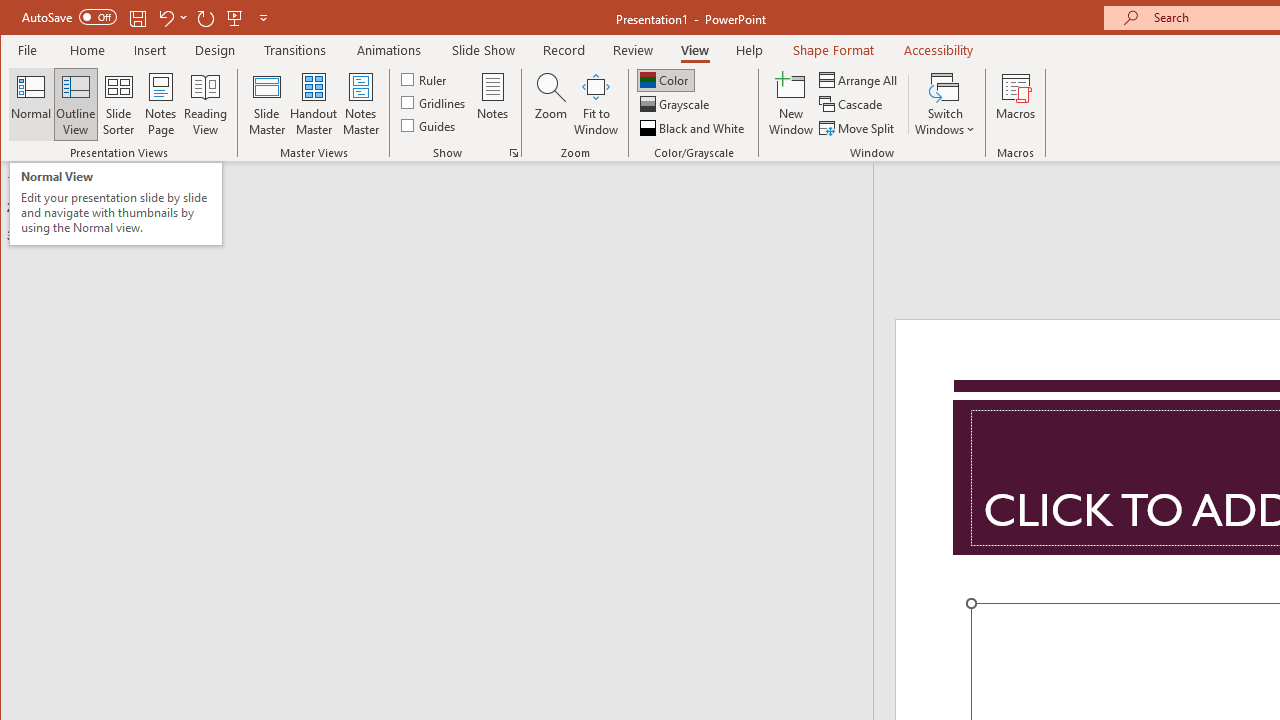 Image resolution: width=1280 pixels, height=720 pixels. What do you see at coordinates (853, 104) in the screenshot?
I see `'Cascade'` at bounding box center [853, 104].